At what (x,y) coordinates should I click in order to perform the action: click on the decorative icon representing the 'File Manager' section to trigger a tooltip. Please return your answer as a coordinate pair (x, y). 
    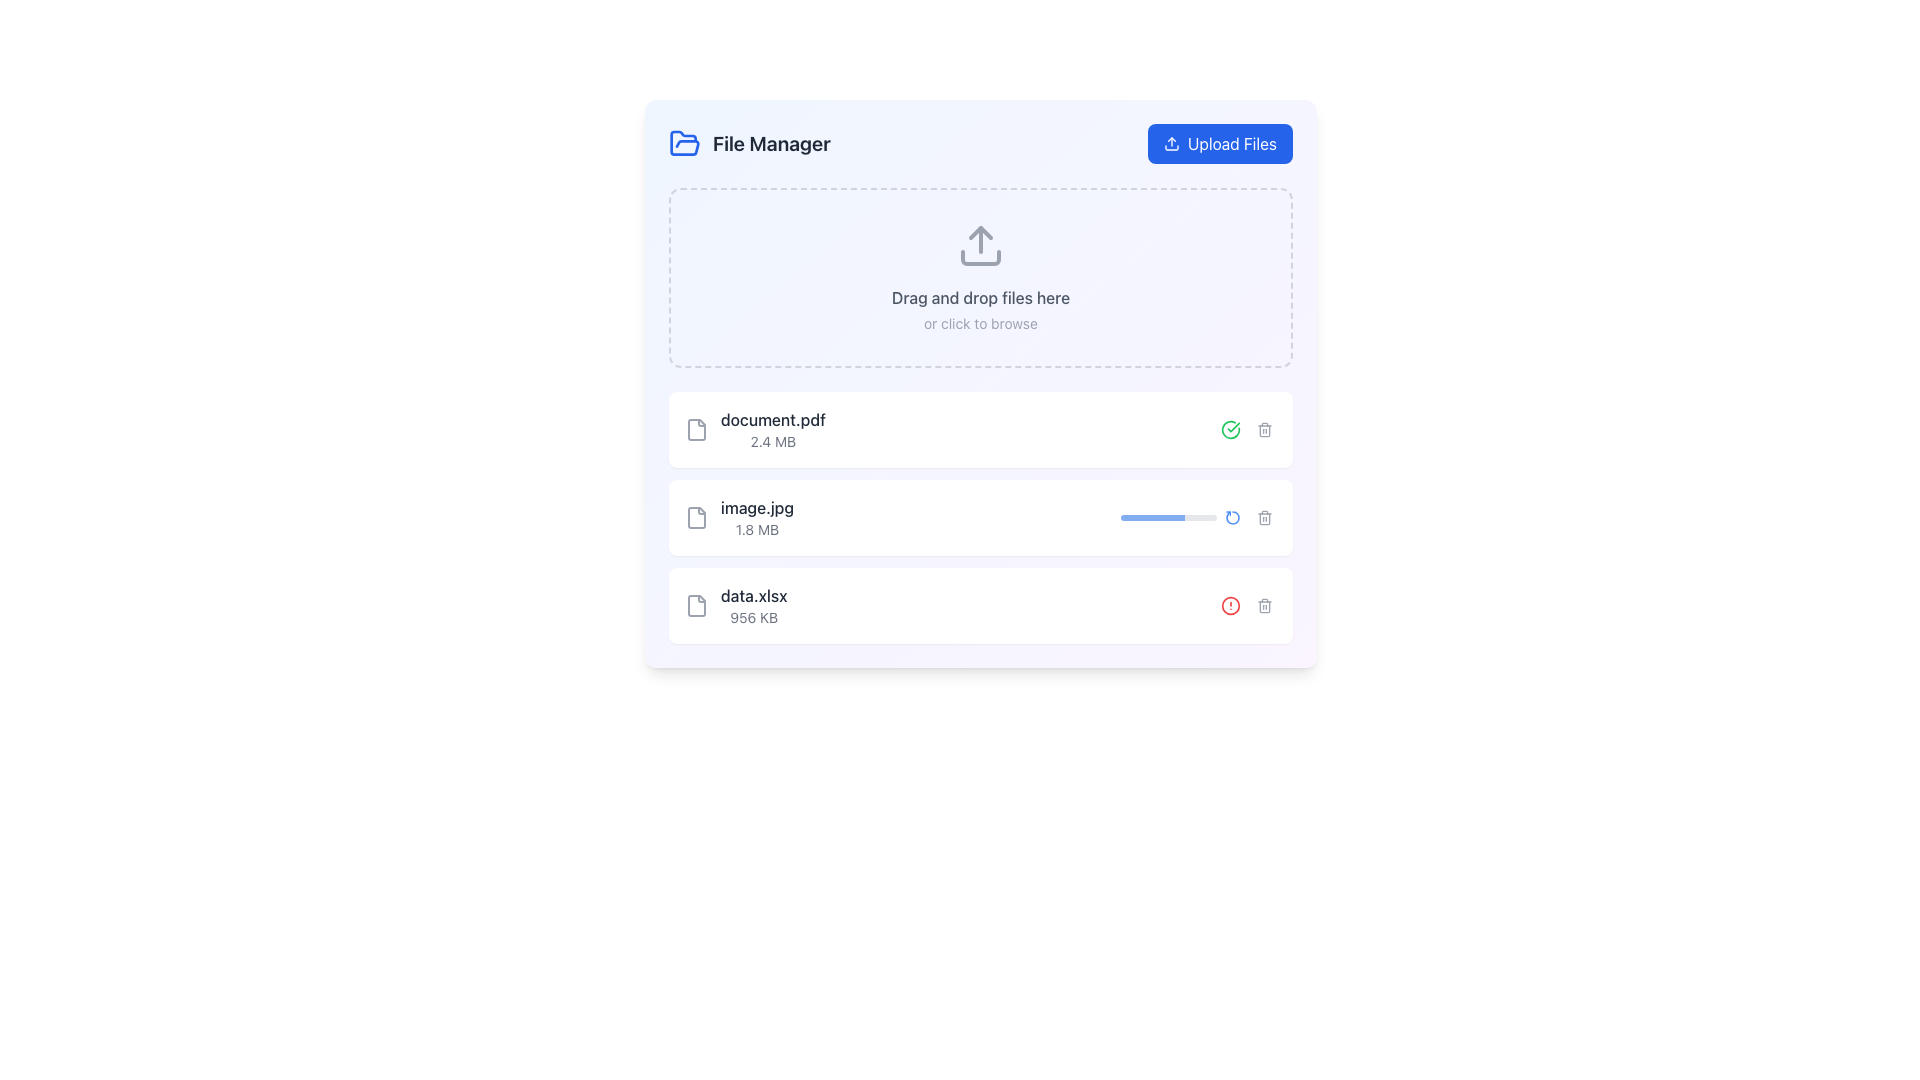
    Looking at the image, I should click on (685, 142).